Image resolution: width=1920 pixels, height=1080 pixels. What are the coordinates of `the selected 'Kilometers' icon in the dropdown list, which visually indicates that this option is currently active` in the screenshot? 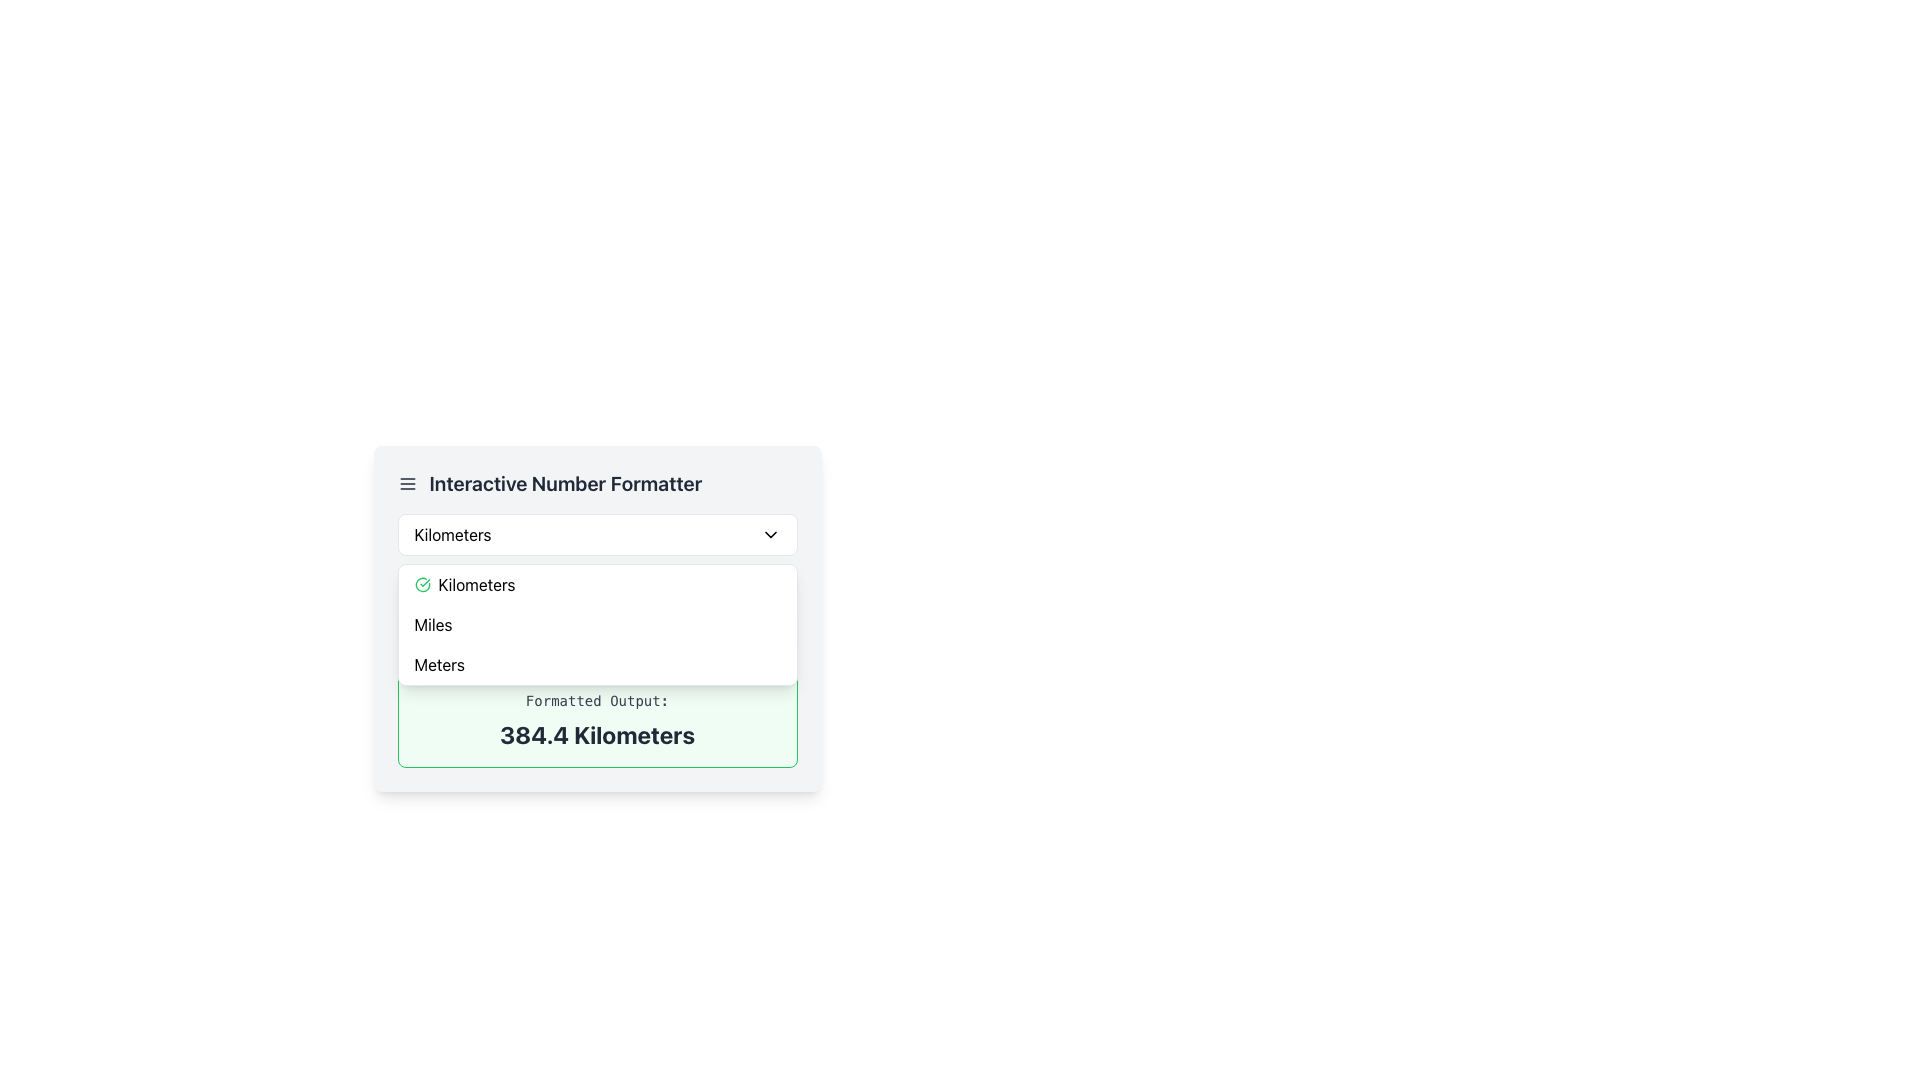 It's located at (421, 585).